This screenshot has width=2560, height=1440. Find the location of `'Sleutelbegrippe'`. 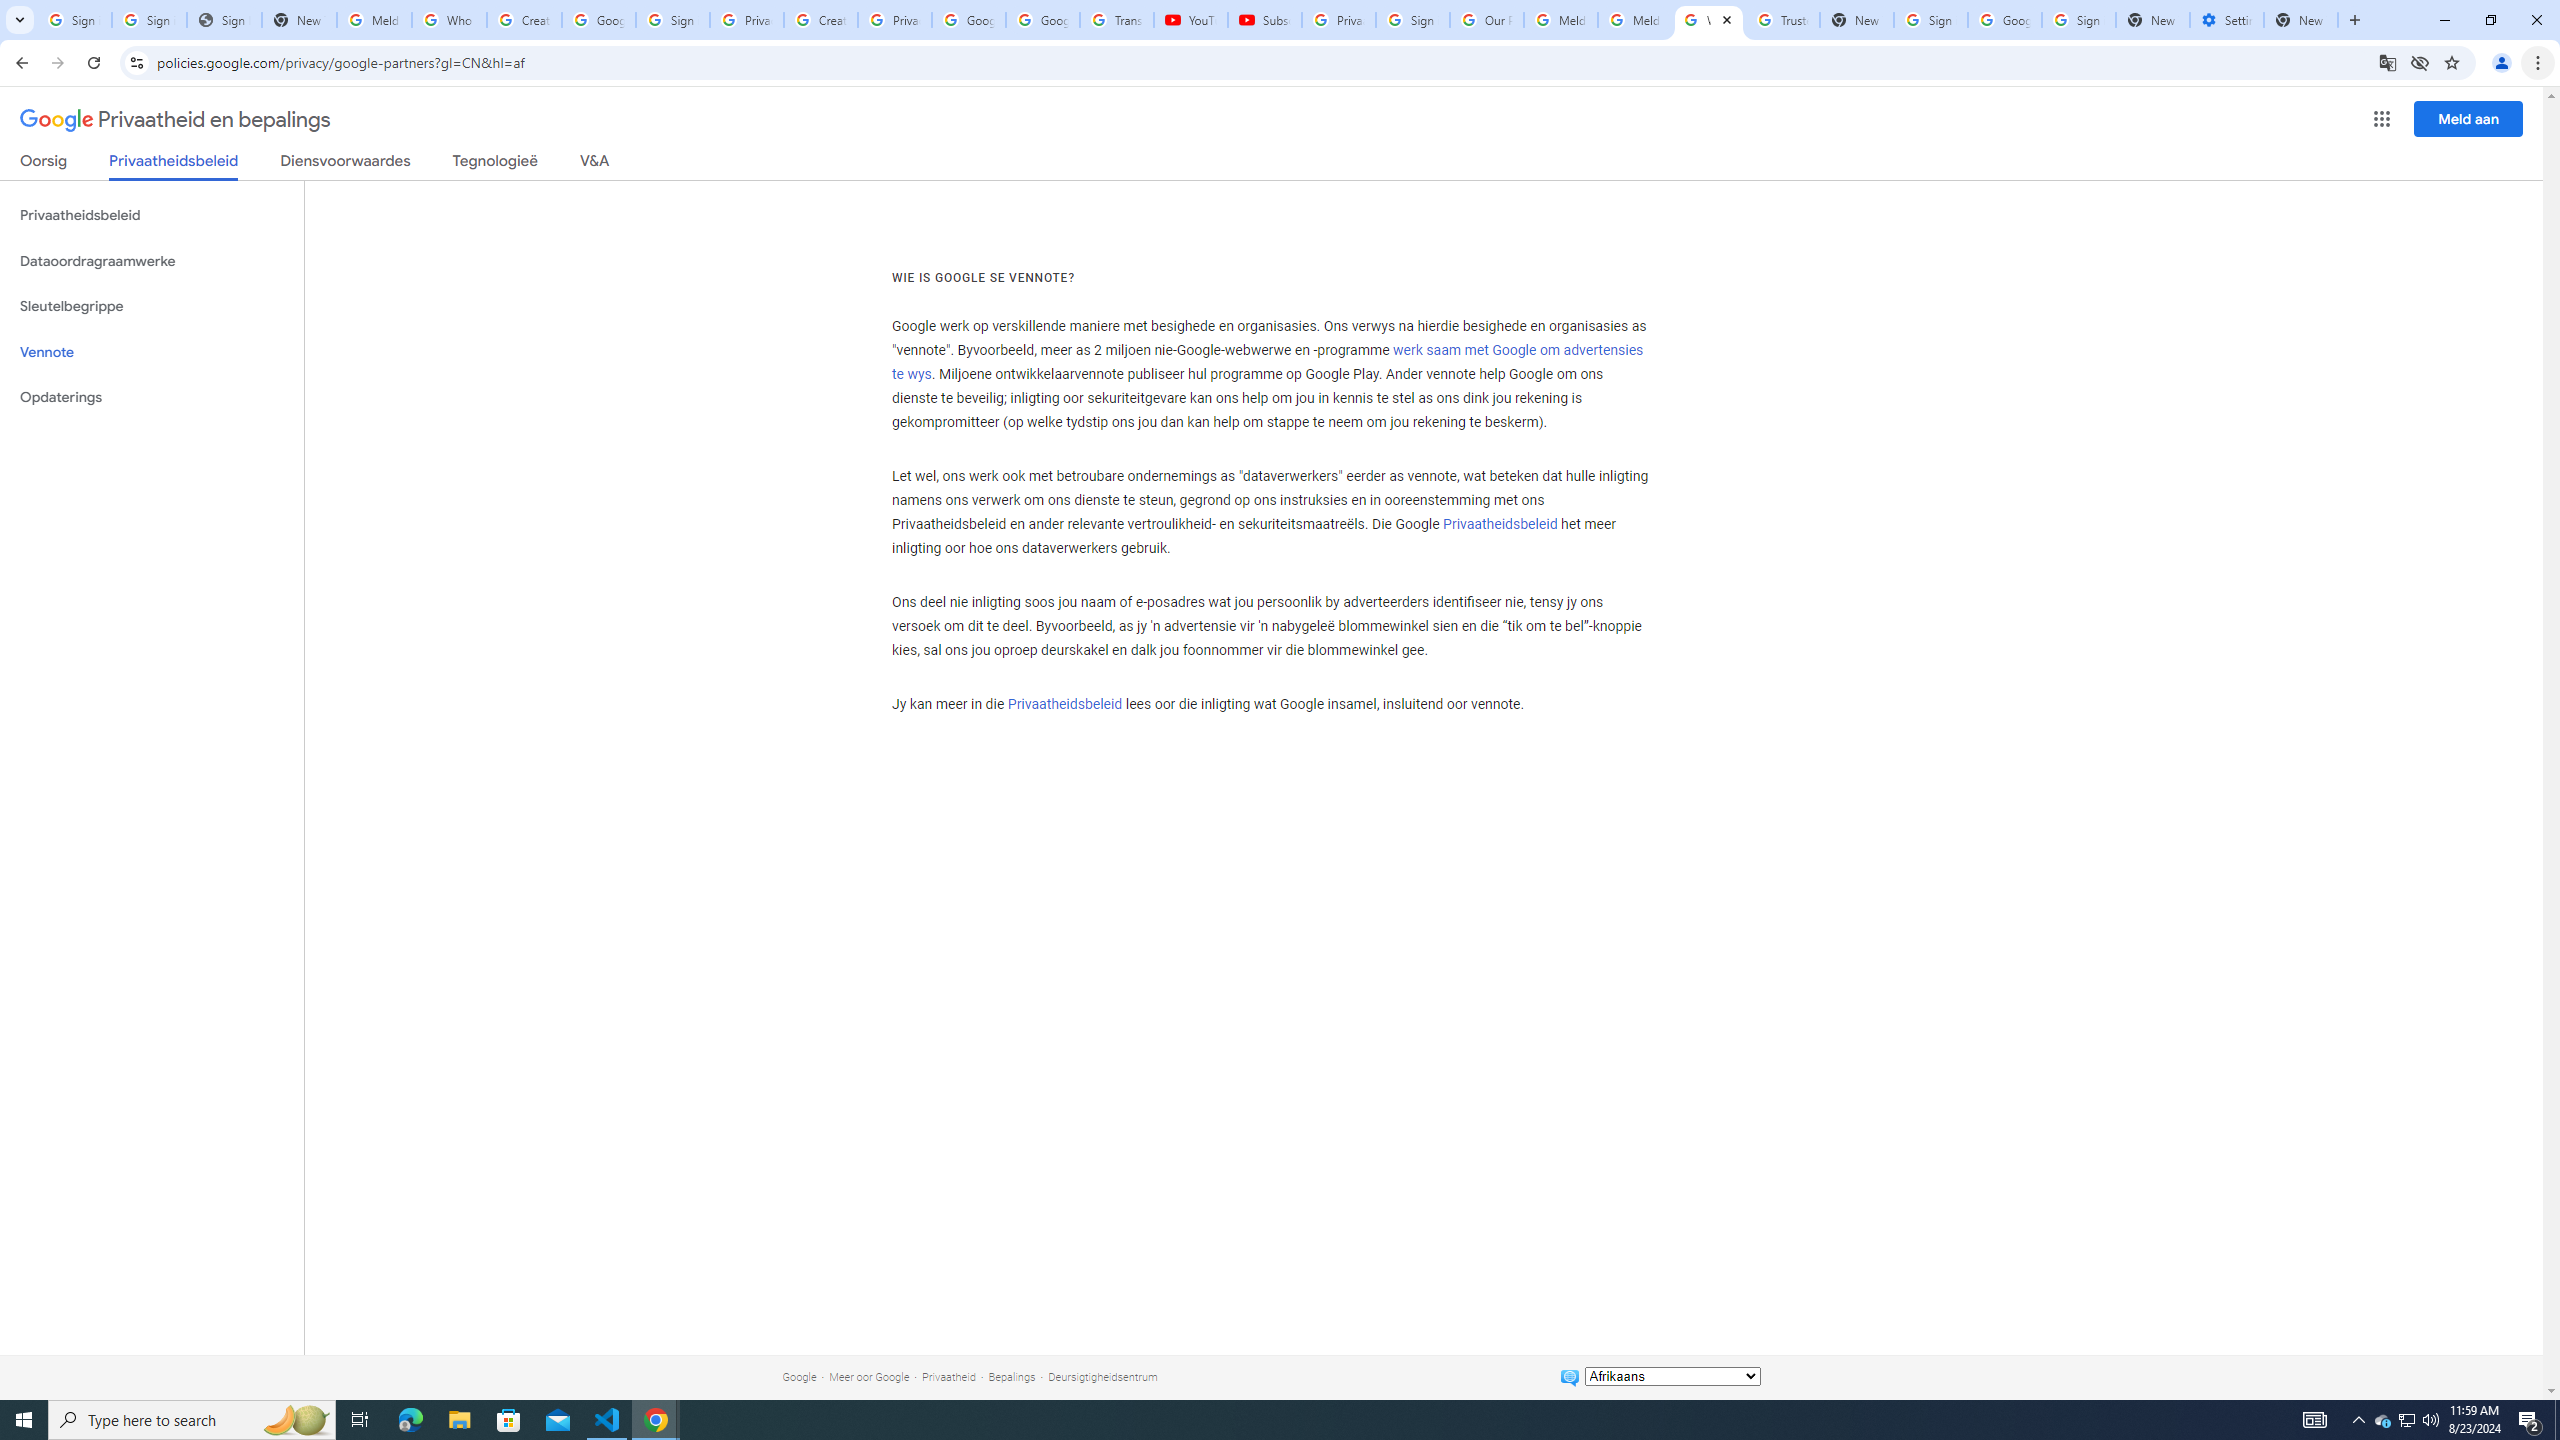

'Sleutelbegrippe' is located at coordinates (151, 306).